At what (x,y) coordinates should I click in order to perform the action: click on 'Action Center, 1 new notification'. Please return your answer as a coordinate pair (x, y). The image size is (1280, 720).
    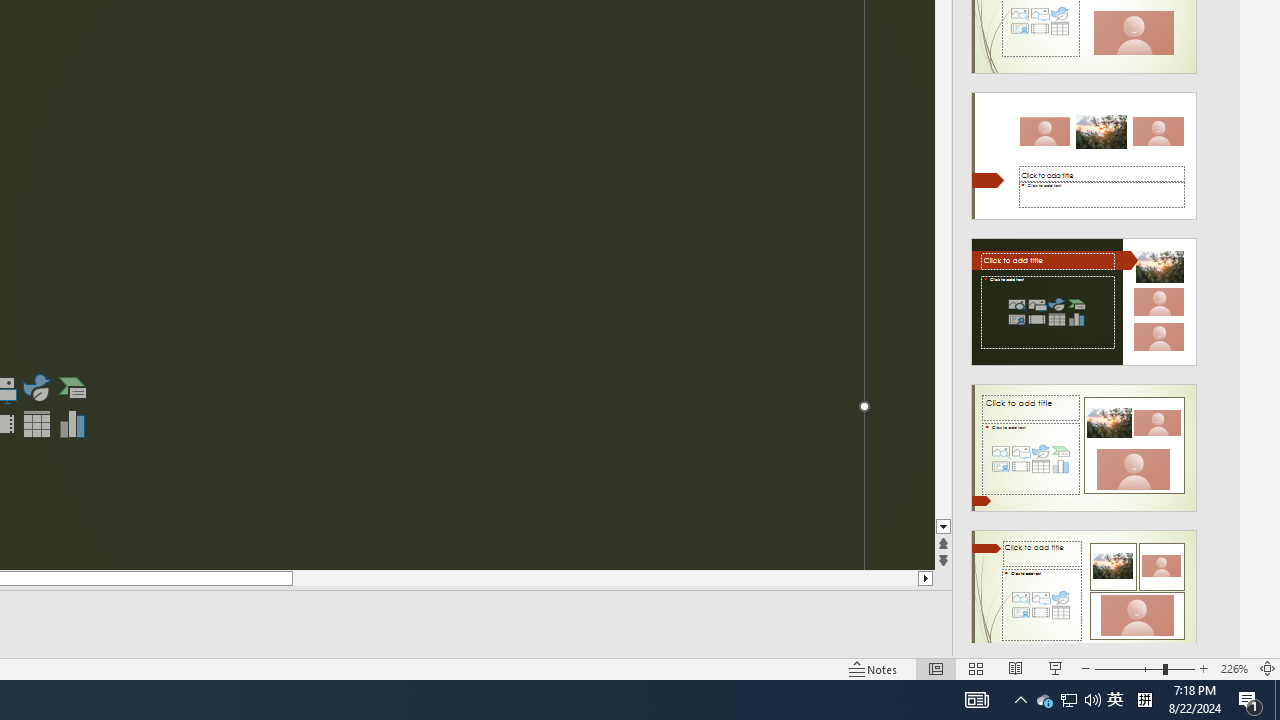
    Looking at the image, I should click on (1250, 698).